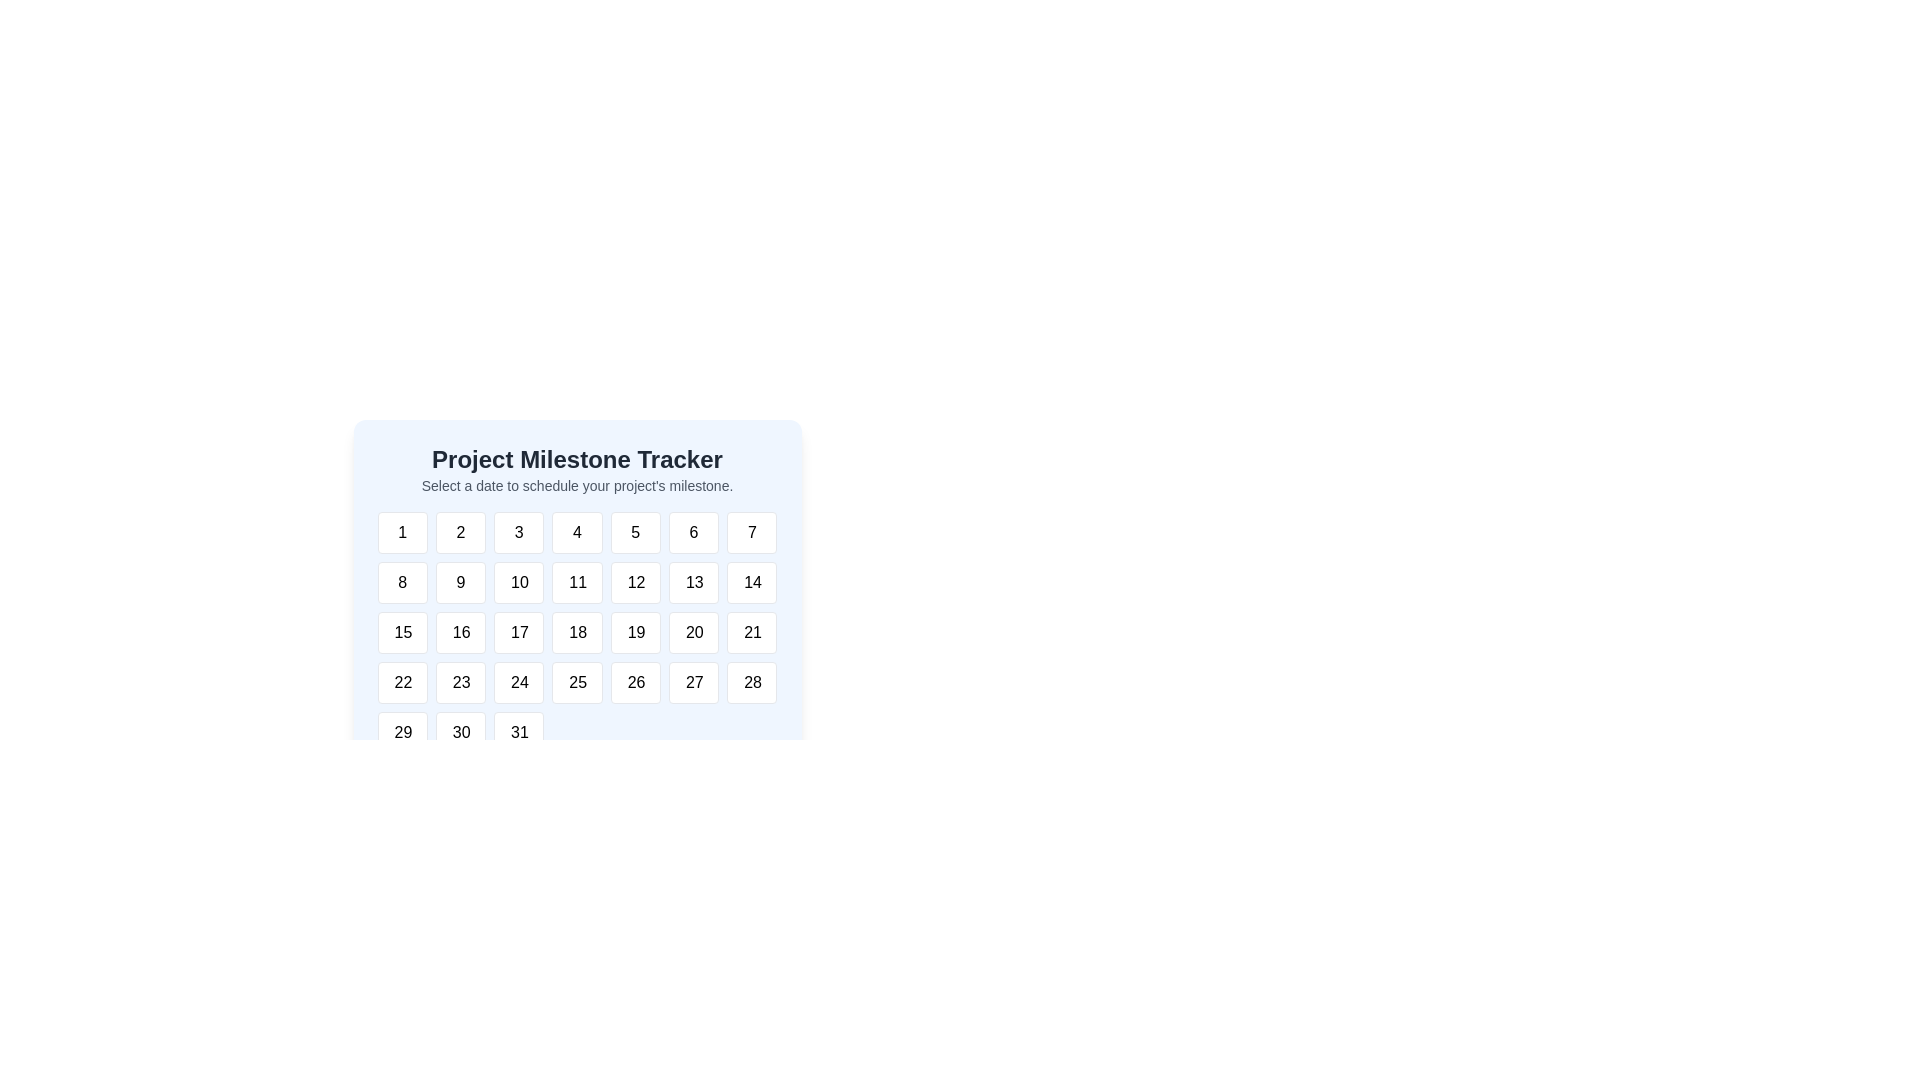 The height and width of the screenshot is (1080, 1920). What do you see at coordinates (634, 681) in the screenshot?
I see `the calendar button labeled '26'` at bounding box center [634, 681].